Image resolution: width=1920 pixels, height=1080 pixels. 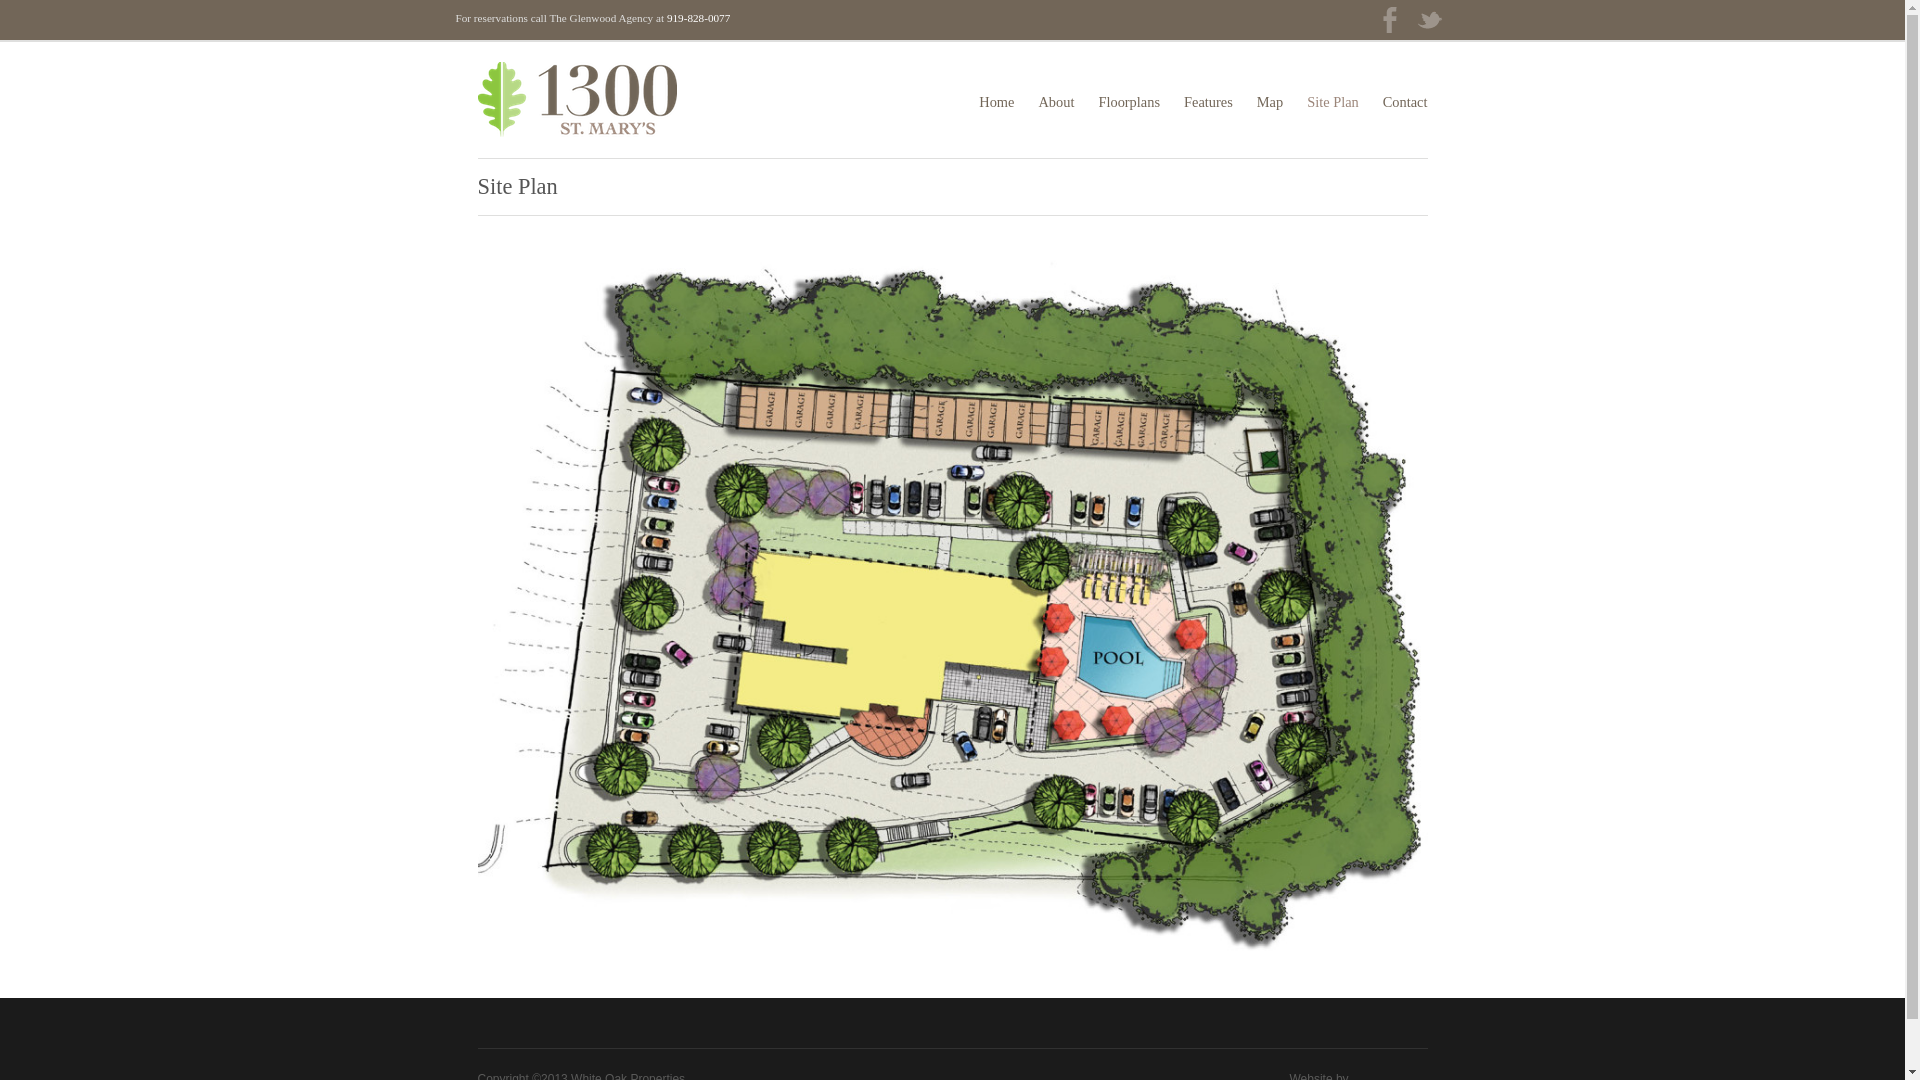 What do you see at coordinates (1429, 24) in the screenshot?
I see `'Twitter'` at bounding box center [1429, 24].